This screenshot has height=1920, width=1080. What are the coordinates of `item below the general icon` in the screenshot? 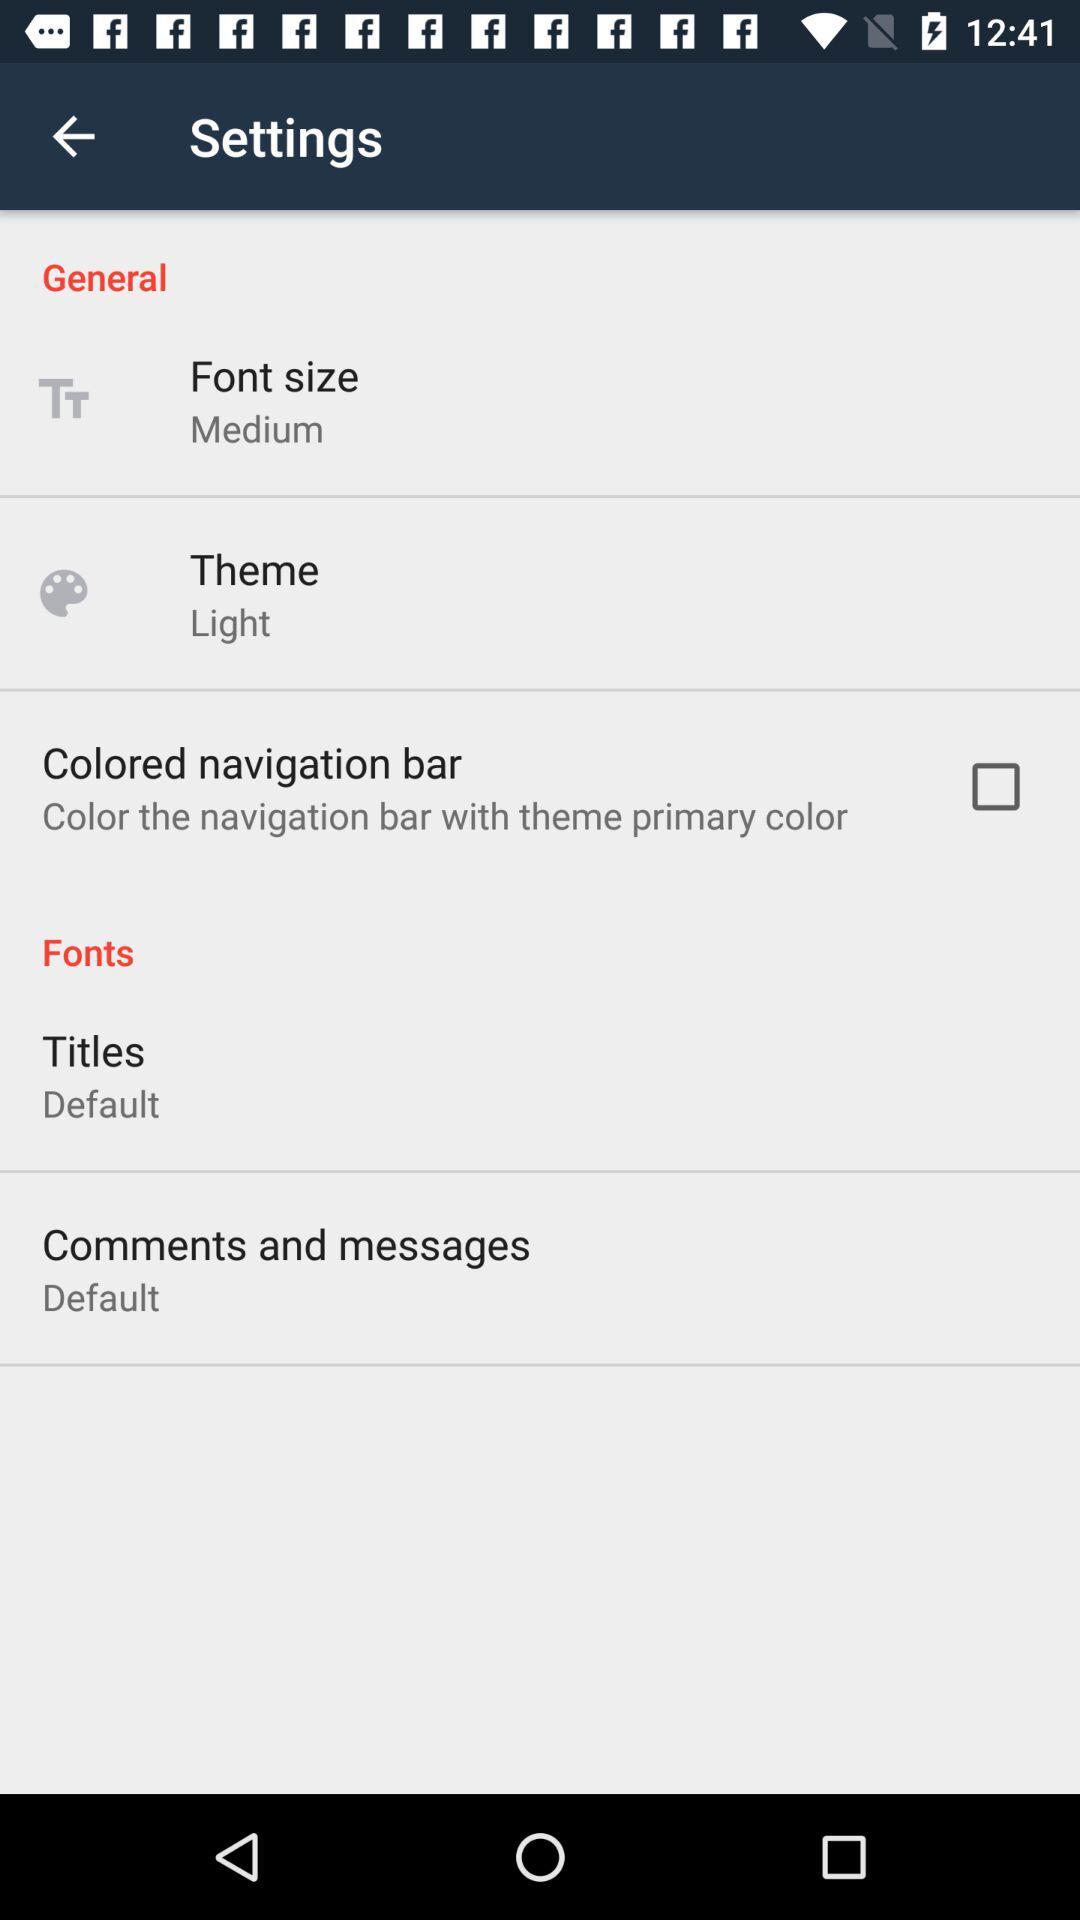 It's located at (274, 374).